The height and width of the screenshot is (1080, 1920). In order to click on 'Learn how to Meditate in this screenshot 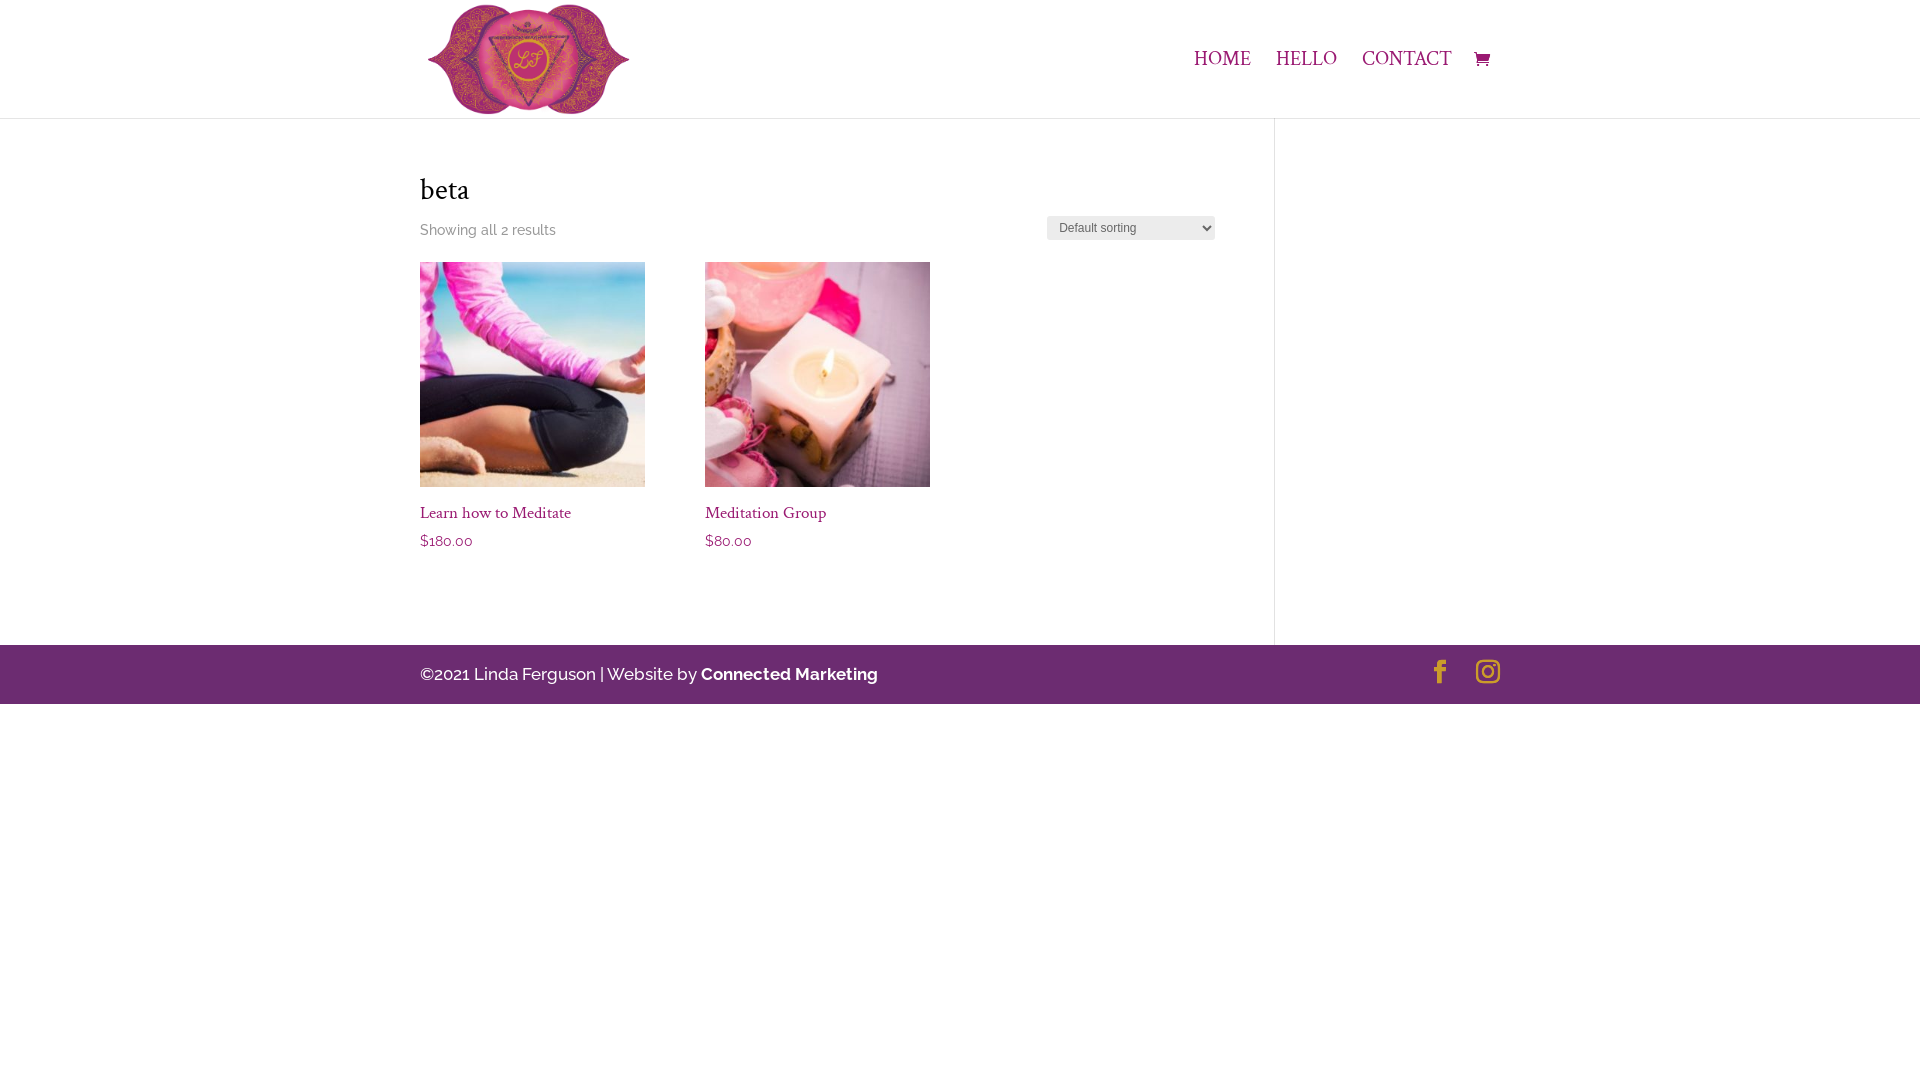, I will do `click(532, 407)`.